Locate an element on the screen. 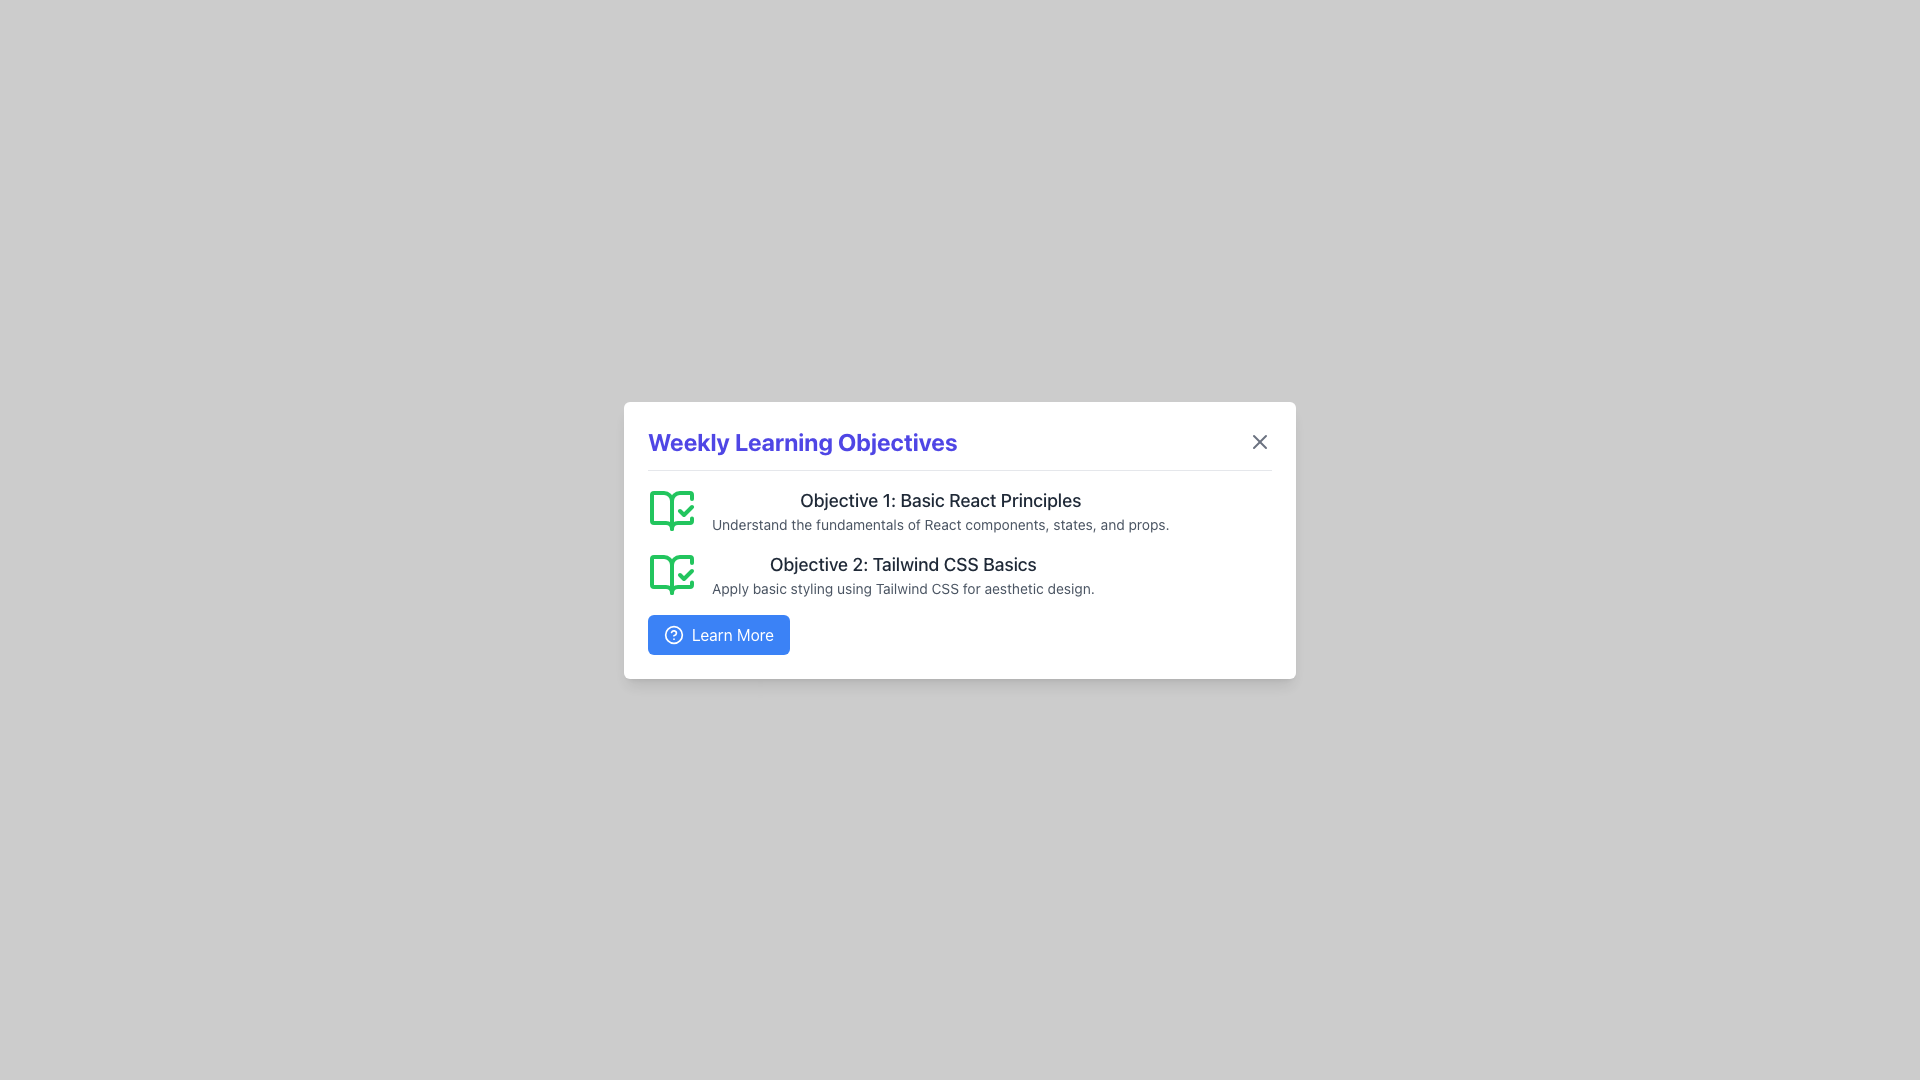  the green open book icon with a check mark, located to the left of the text 'Objective 2: Tailwind CSS Basics', for visual representation is located at coordinates (672, 574).